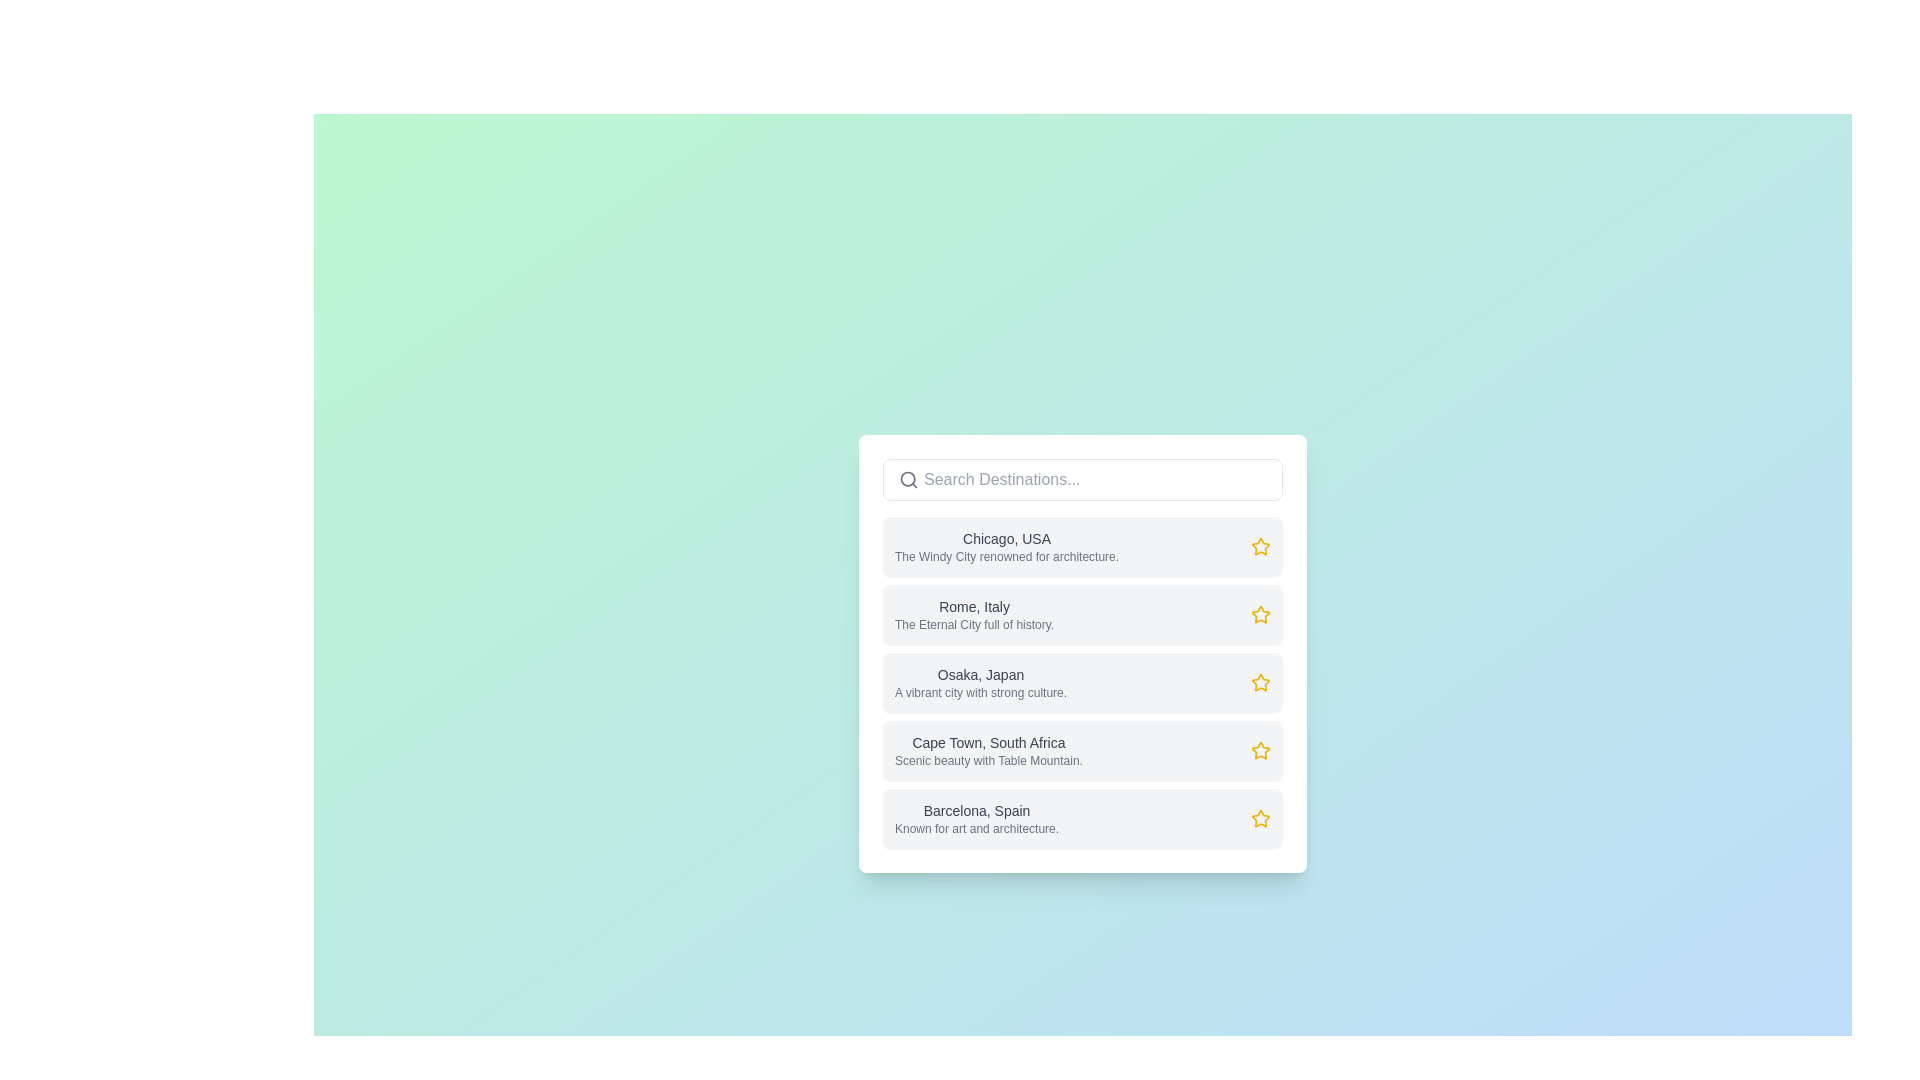  Describe the element at coordinates (1007, 547) in the screenshot. I see `the descriptive text block that informs users about 'Chicago, USA', located below the search bar and above the list items 'Rome, Italy' and 'Osaka, Japan'` at that location.